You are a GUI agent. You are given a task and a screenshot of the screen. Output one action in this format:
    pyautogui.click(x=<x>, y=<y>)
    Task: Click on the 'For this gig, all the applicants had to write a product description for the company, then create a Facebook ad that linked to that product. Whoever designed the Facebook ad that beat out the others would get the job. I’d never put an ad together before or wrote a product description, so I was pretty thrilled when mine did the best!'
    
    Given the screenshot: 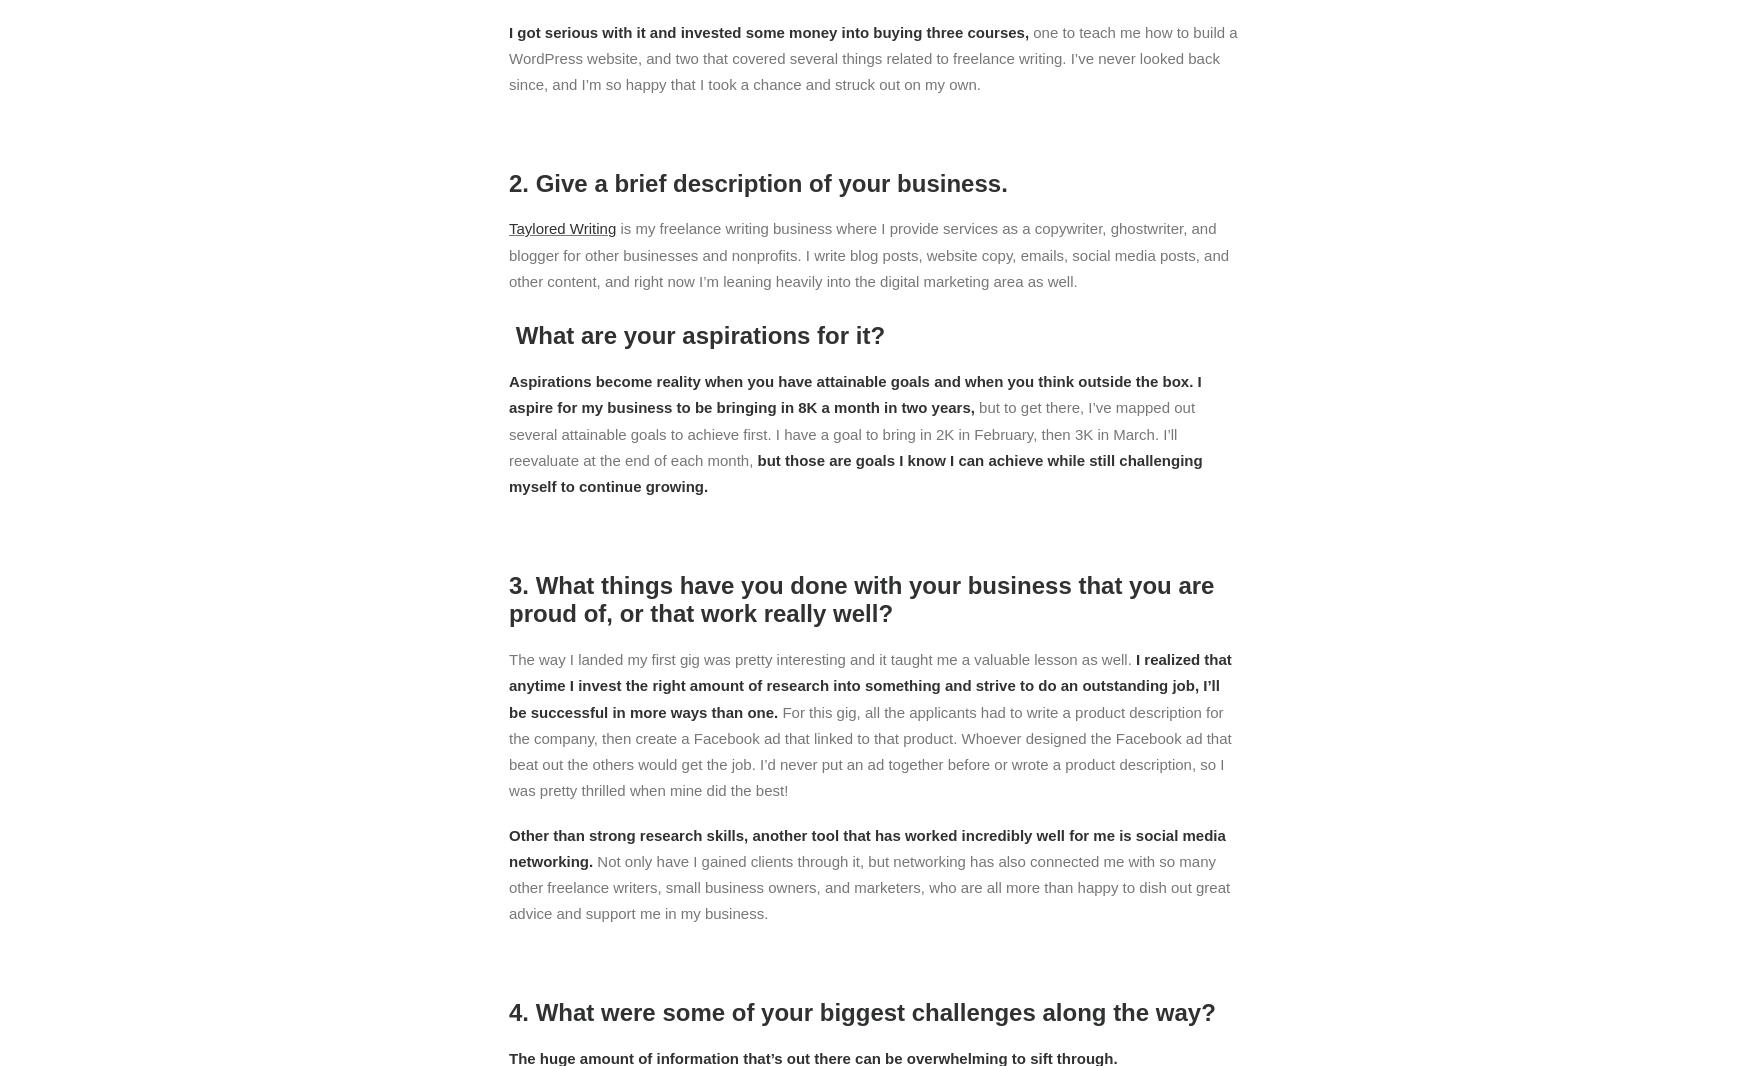 What is the action you would take?
    pyautogui.click(x=508, y=749)
    